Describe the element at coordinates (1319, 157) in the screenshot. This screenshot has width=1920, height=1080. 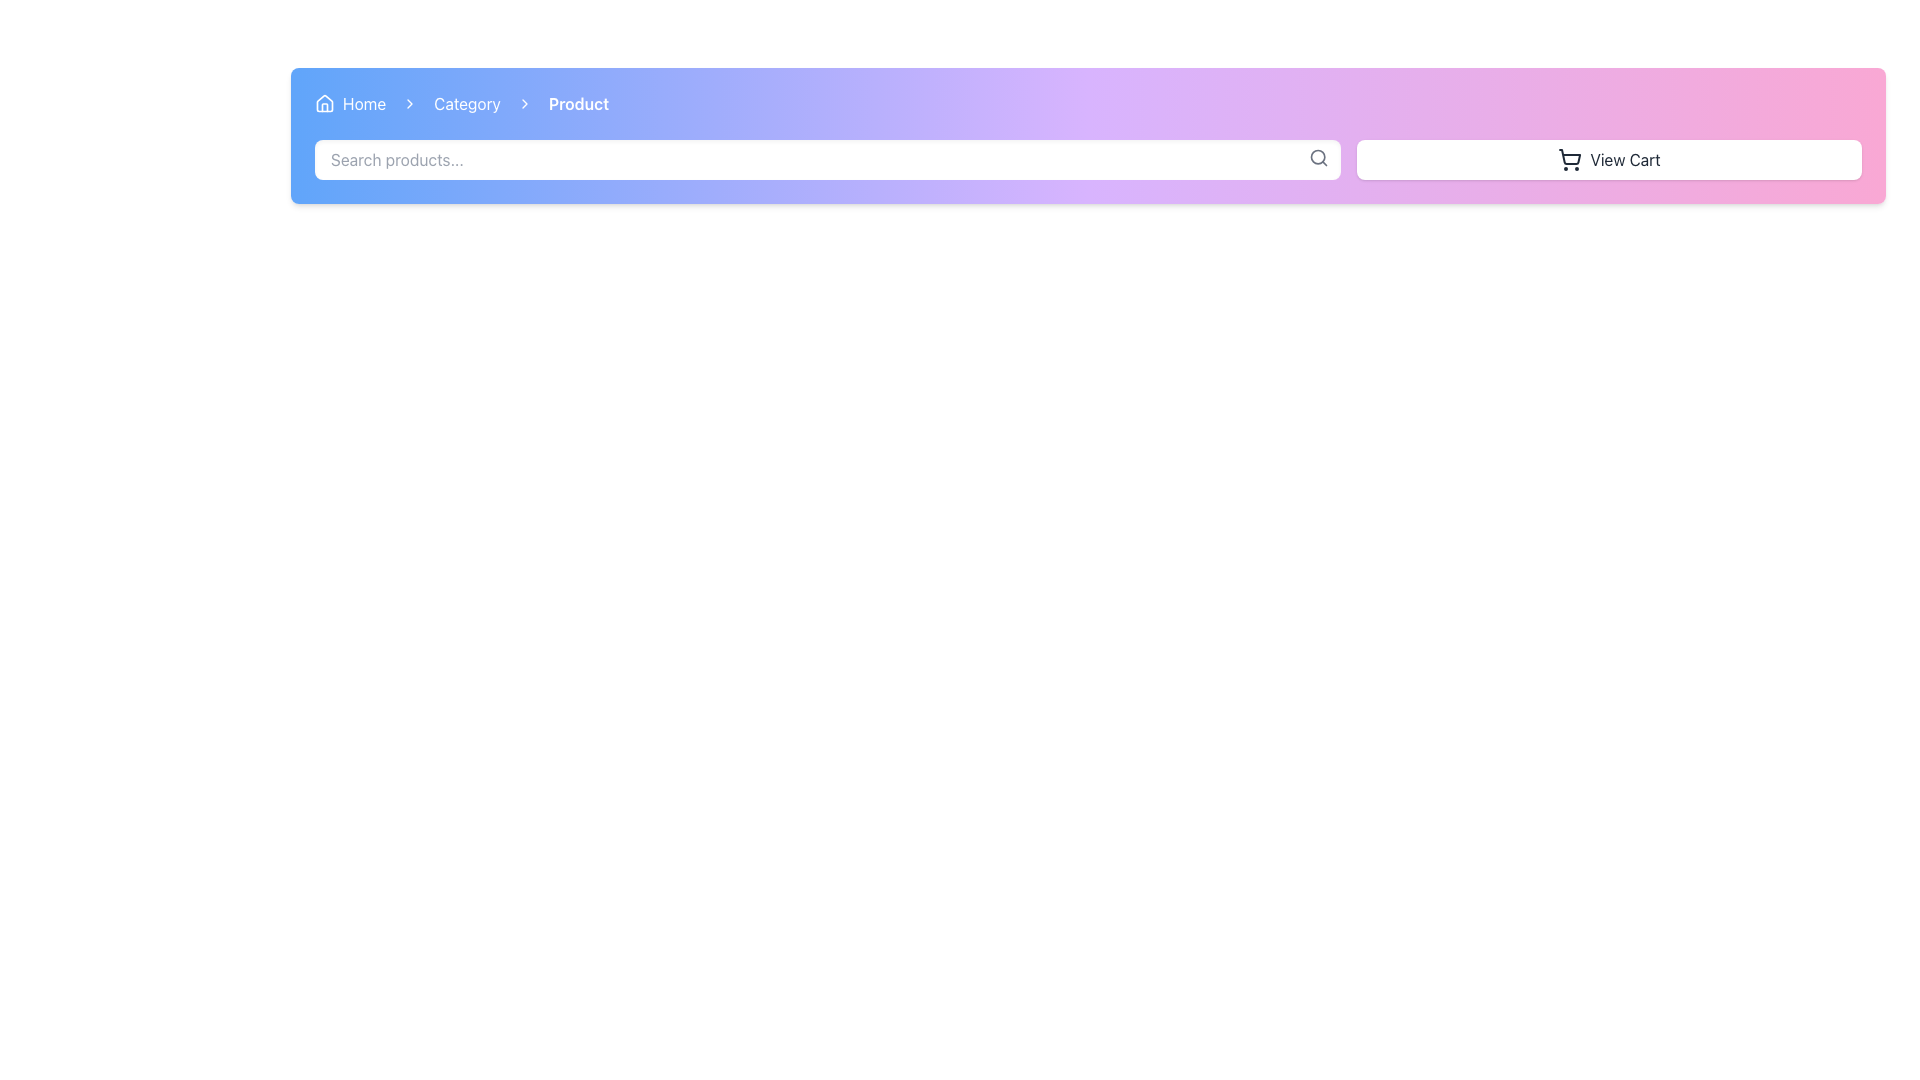
I see `the magnifying glass icon located at the far right of the search input field` at that location.